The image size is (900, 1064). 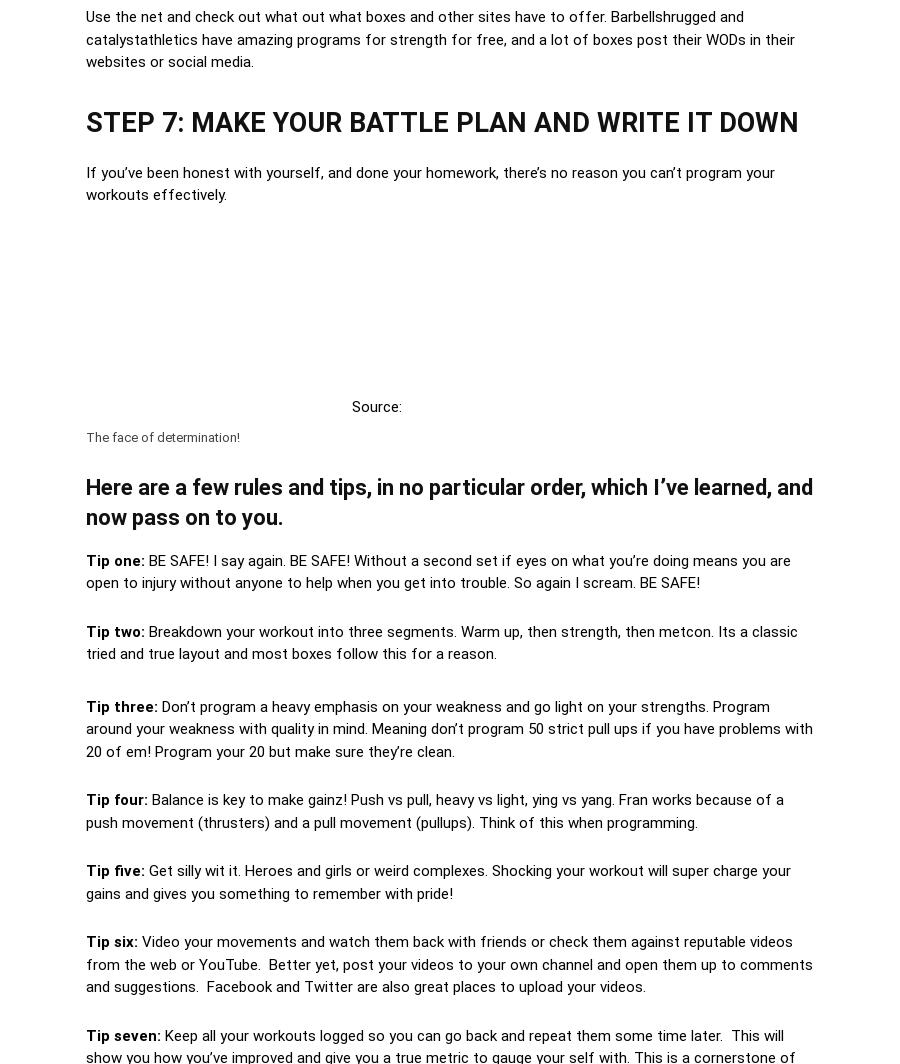 I want to click on 'STEP 7: MAKE YOUR BATTLE PLAN AND WRITE IT DOWN', so click(x=442, y=122).